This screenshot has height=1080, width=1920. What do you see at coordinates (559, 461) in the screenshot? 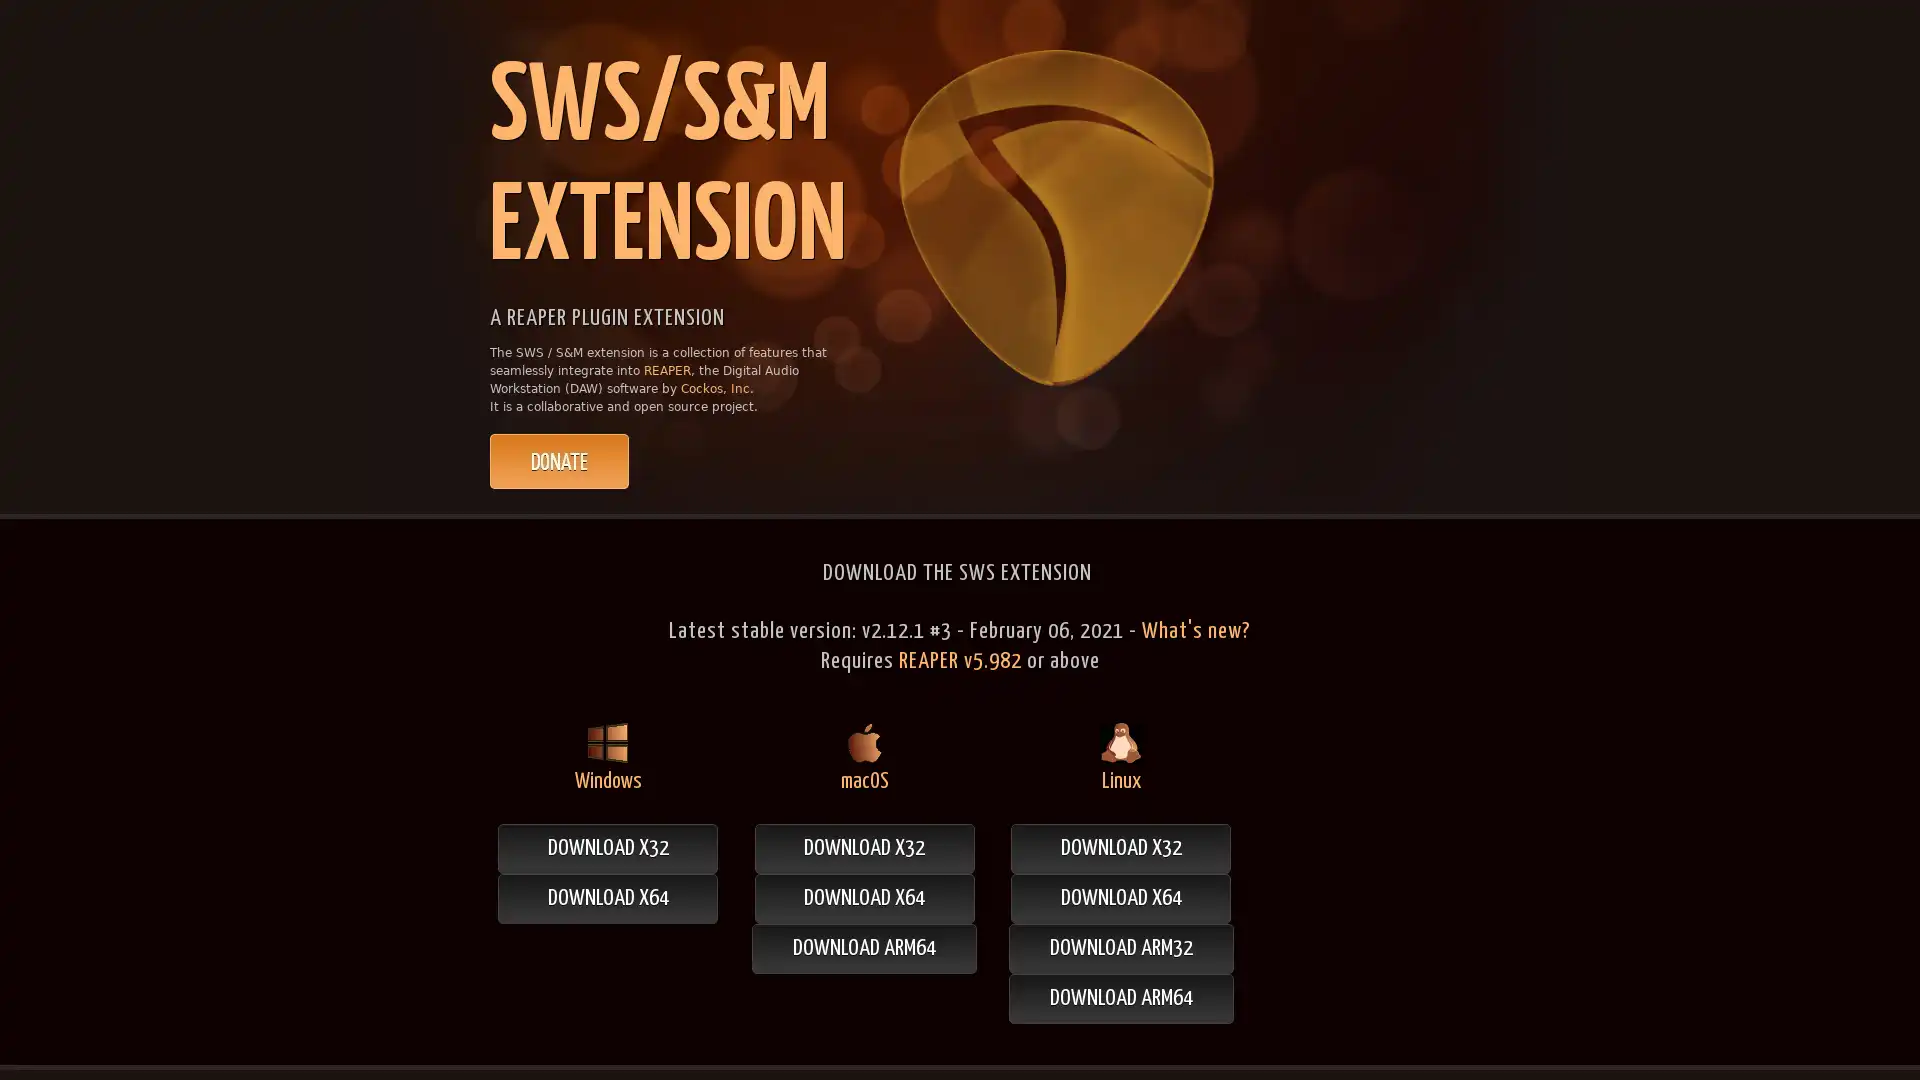
I see `PayPal` at bounding box center [559, 461].